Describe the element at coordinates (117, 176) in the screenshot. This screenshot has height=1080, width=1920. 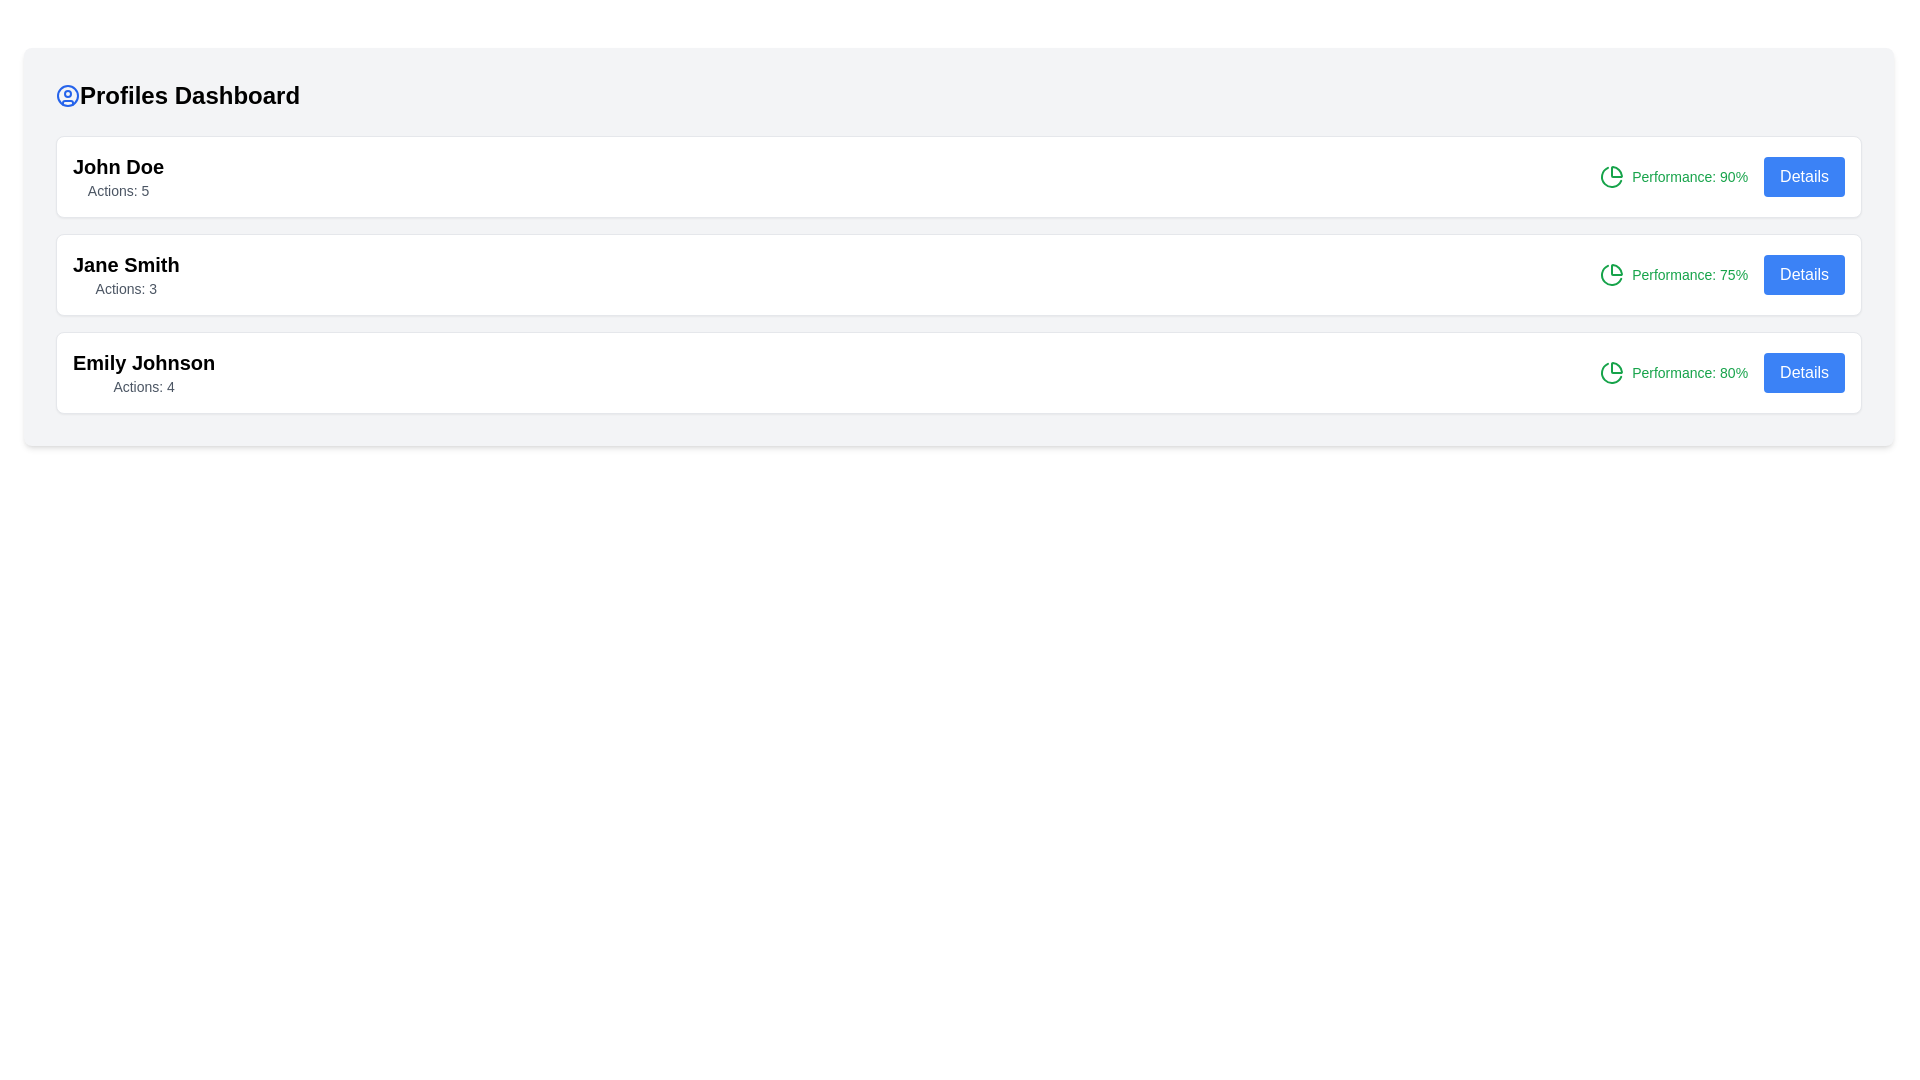
I see `the Text Label displaying the name and number of actions associated with the profile 'John Doe', located at the top section of the Profiles Dashboard under the white, rounded, shadowed card` at that location.